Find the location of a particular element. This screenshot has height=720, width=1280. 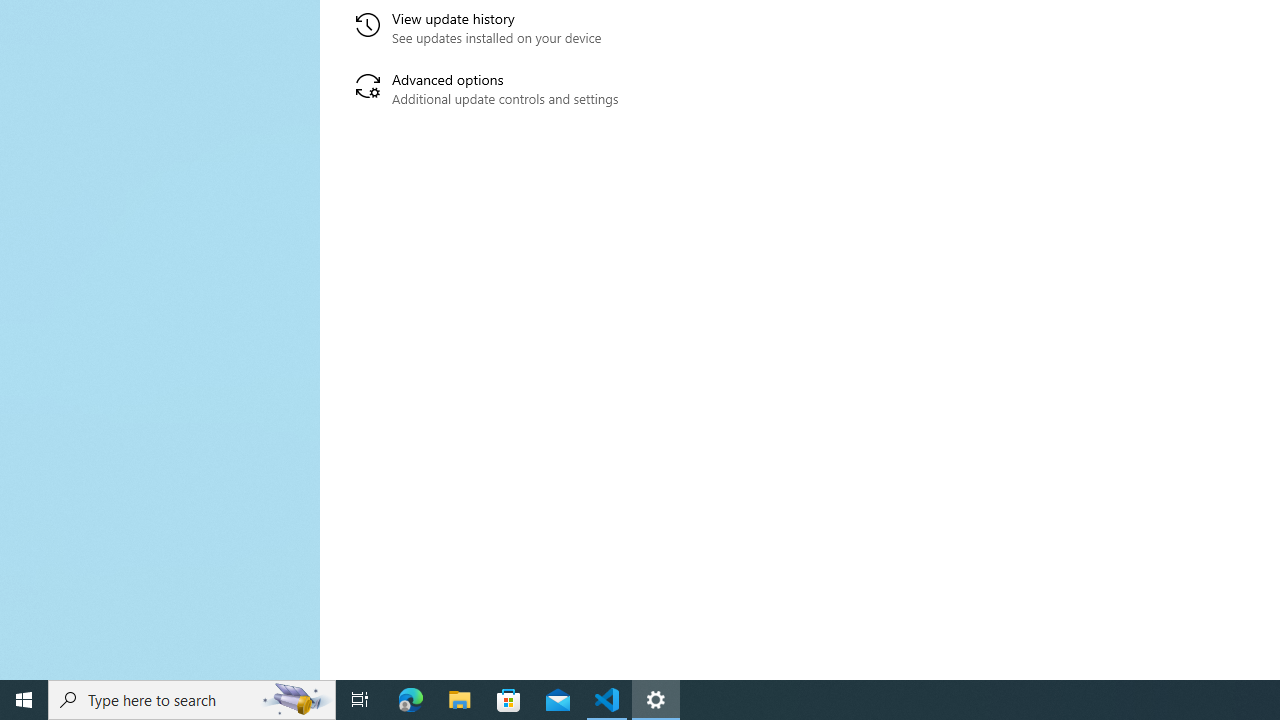

'Start' is located at coordinates (24, 698).